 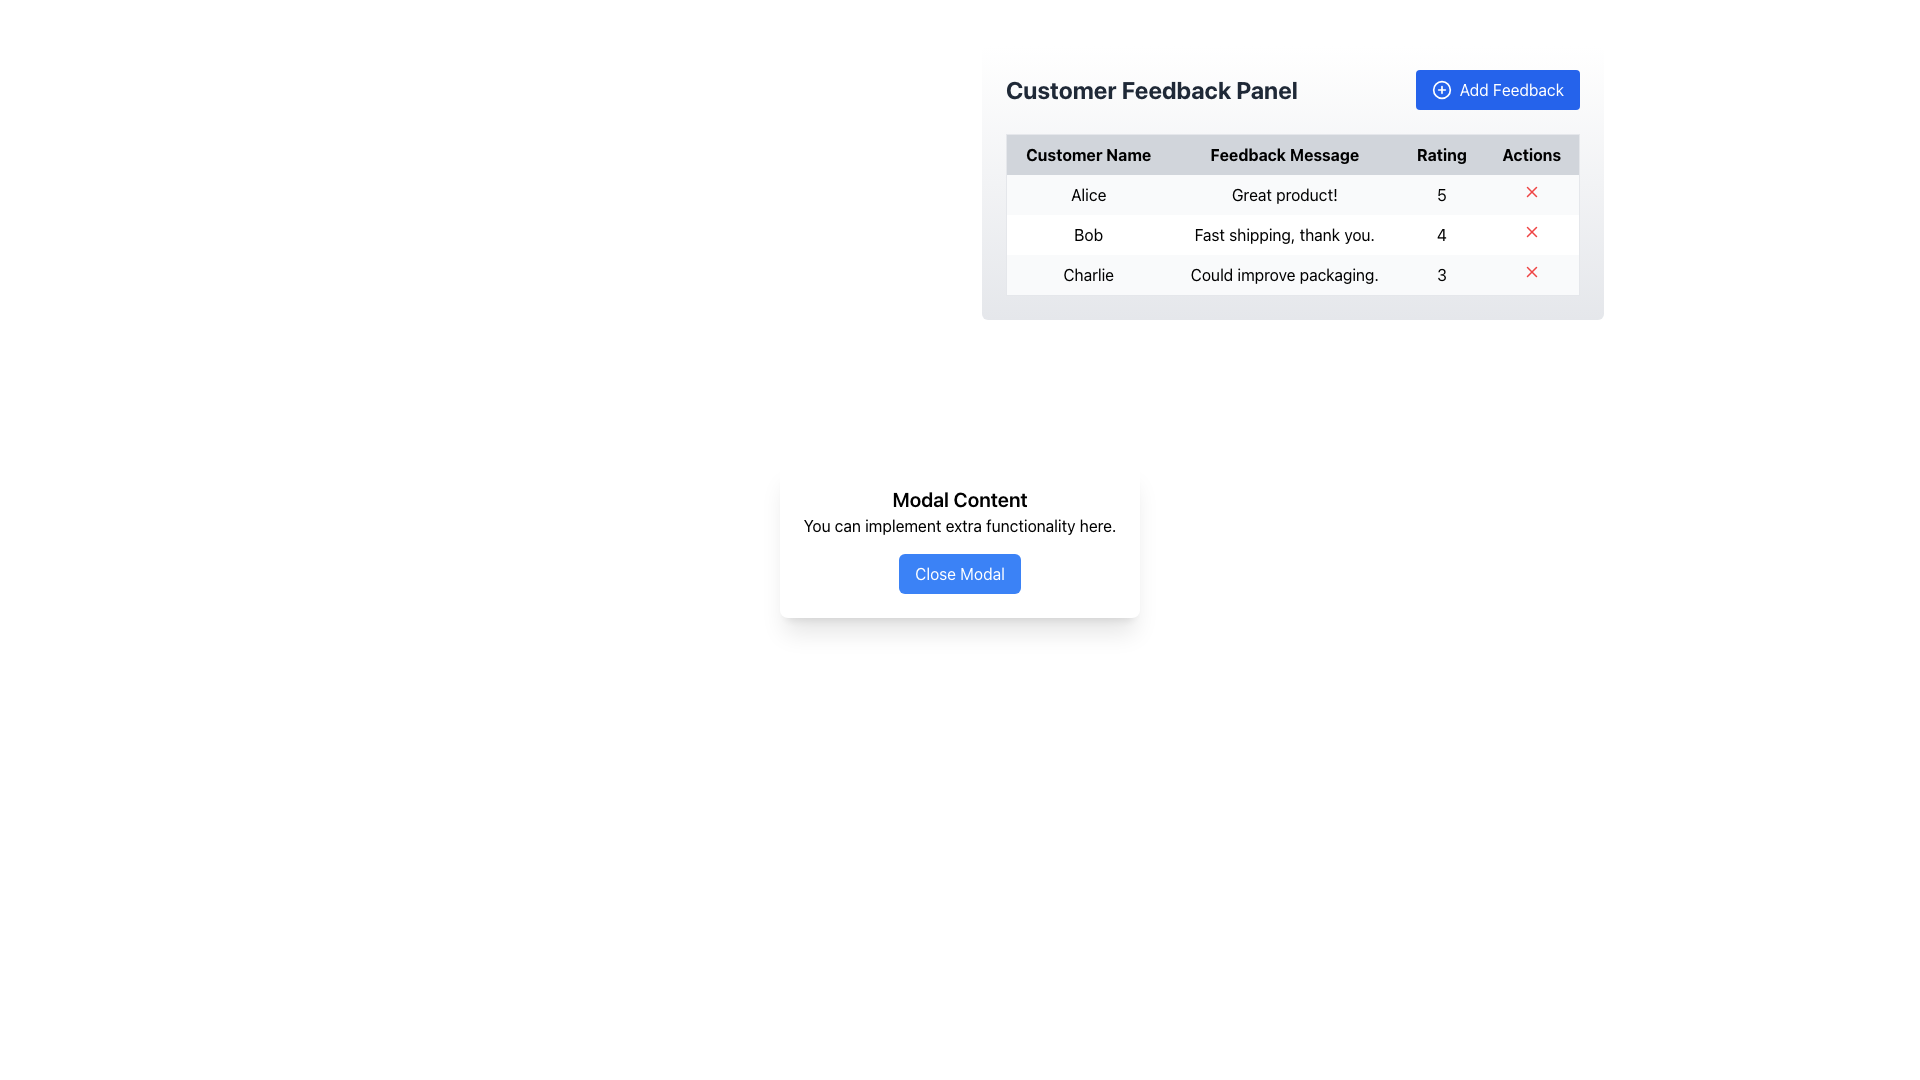 I want to click on to select the second row of the table in the 'Customer Feedback Panel' which contains customer review information, so click(x=1292, y=234).